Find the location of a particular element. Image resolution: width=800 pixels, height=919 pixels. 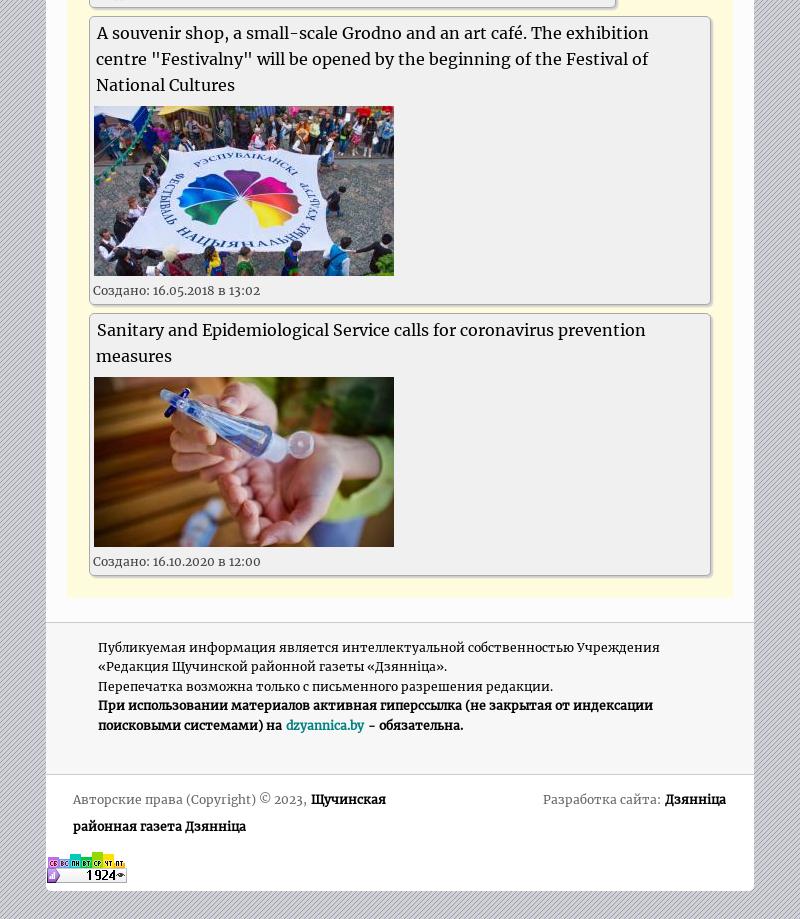

'16.05.2018 в 13:02' is located at coordinates (206, 289).